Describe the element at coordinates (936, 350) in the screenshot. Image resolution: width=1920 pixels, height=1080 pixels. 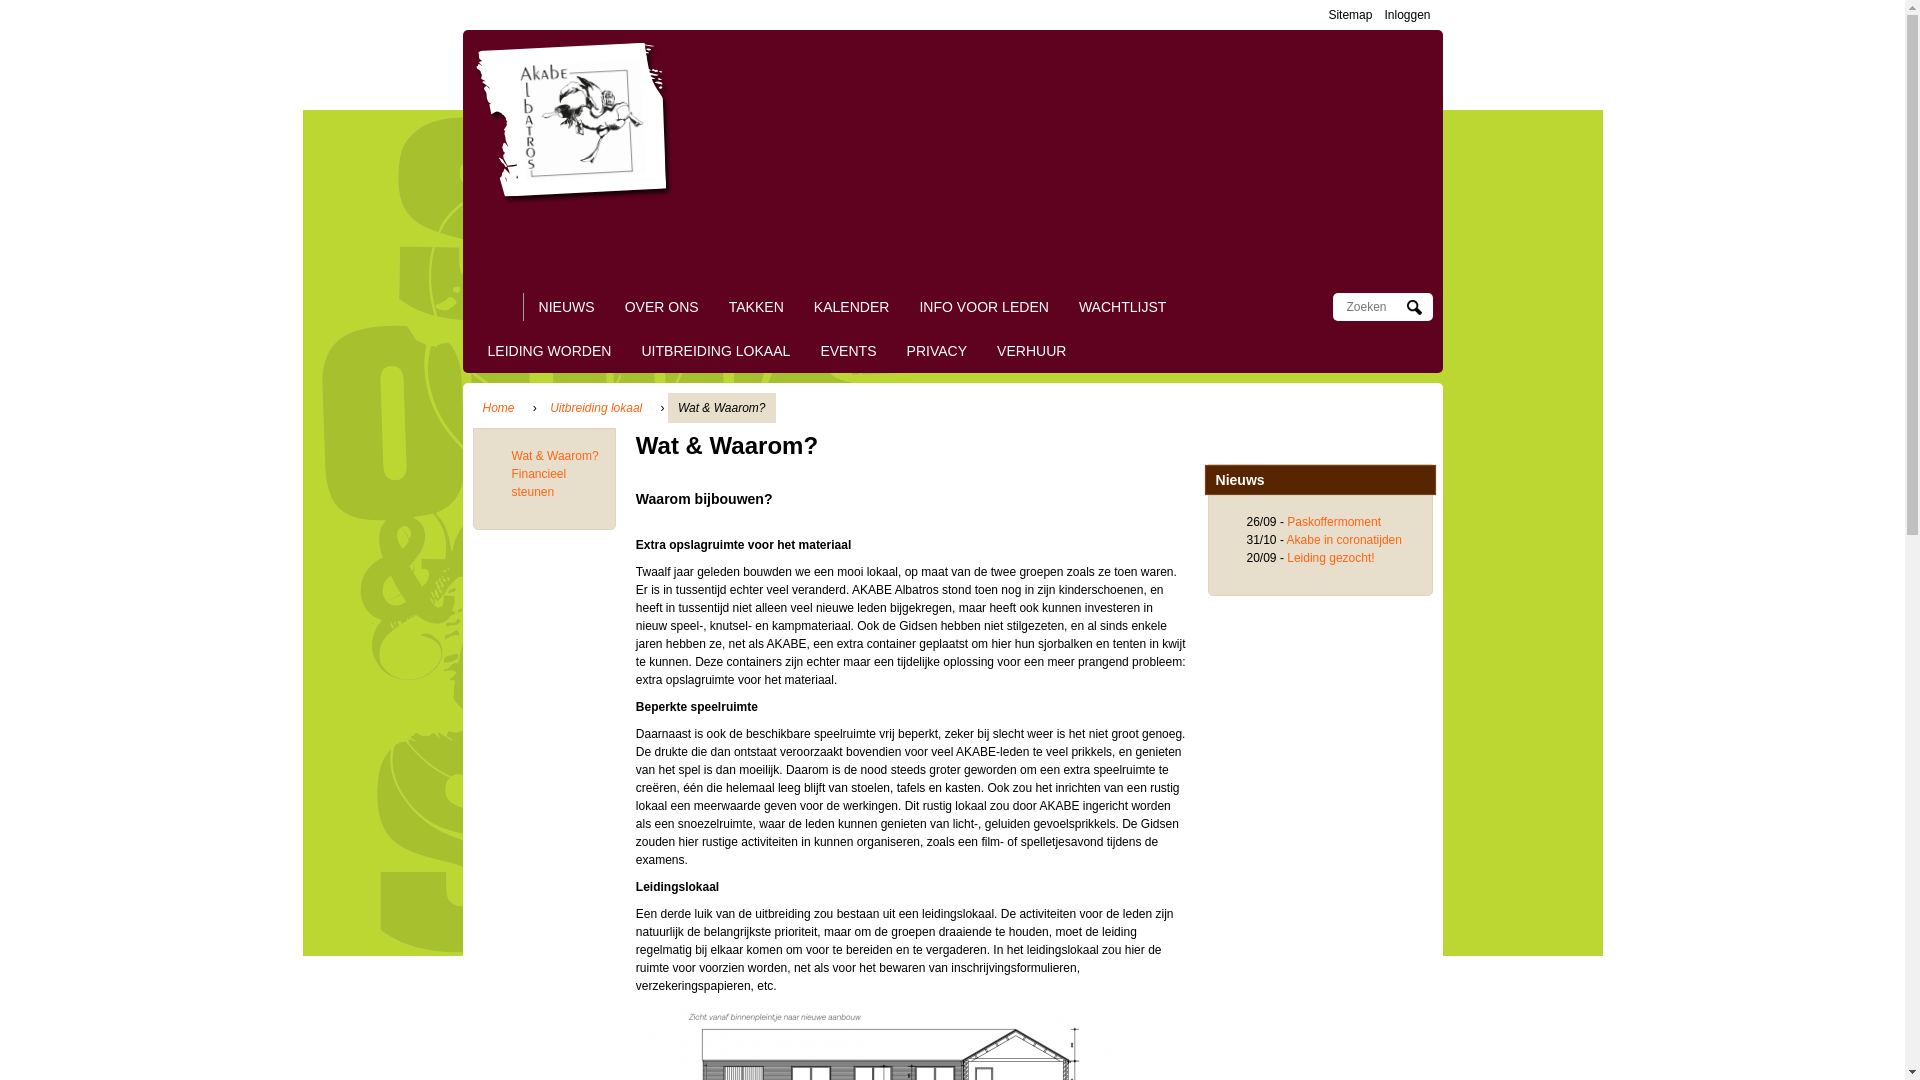
I see `'PRIVACY'` at that location.